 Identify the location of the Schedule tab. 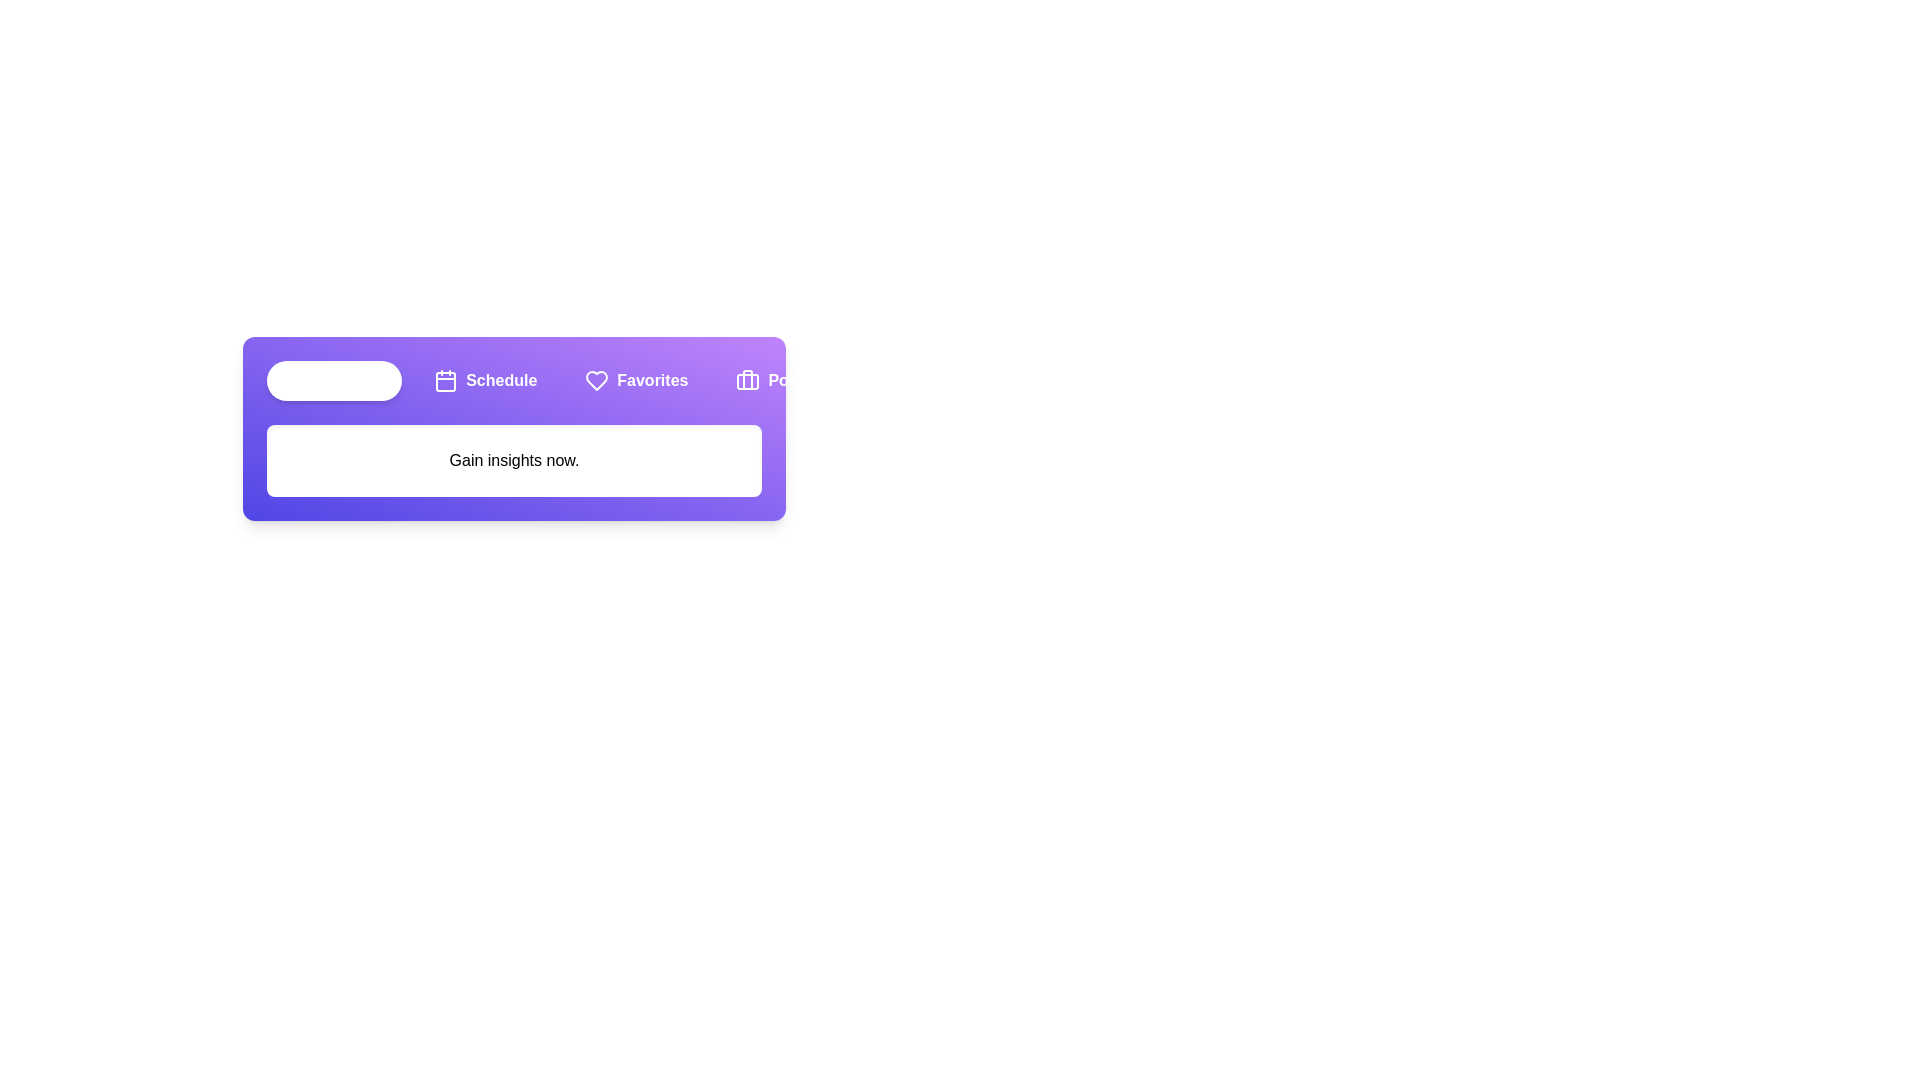
(485, 381).